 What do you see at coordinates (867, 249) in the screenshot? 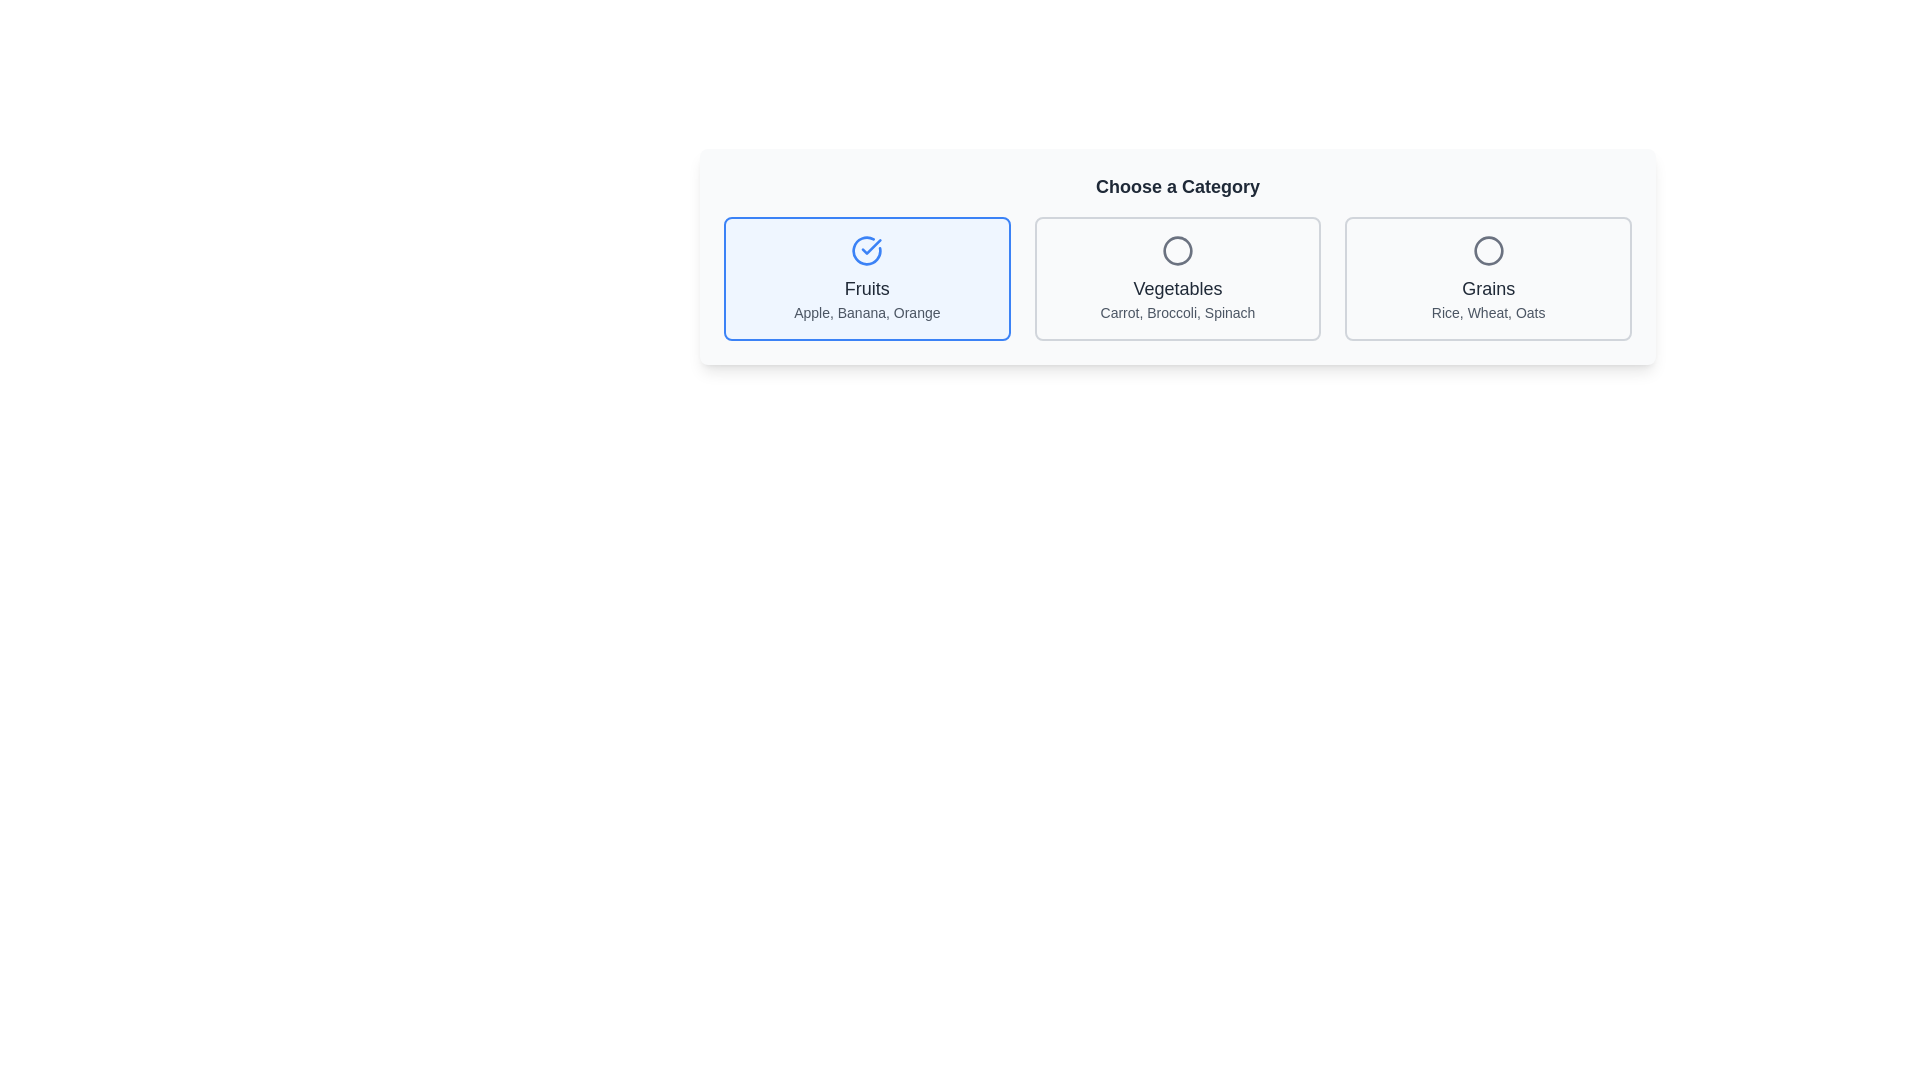
I see `styling of the circular selection indicator icon with a blue and white checkmark, located in the upper central section of the 'Fruits' card` at bounding box center [867, 249].